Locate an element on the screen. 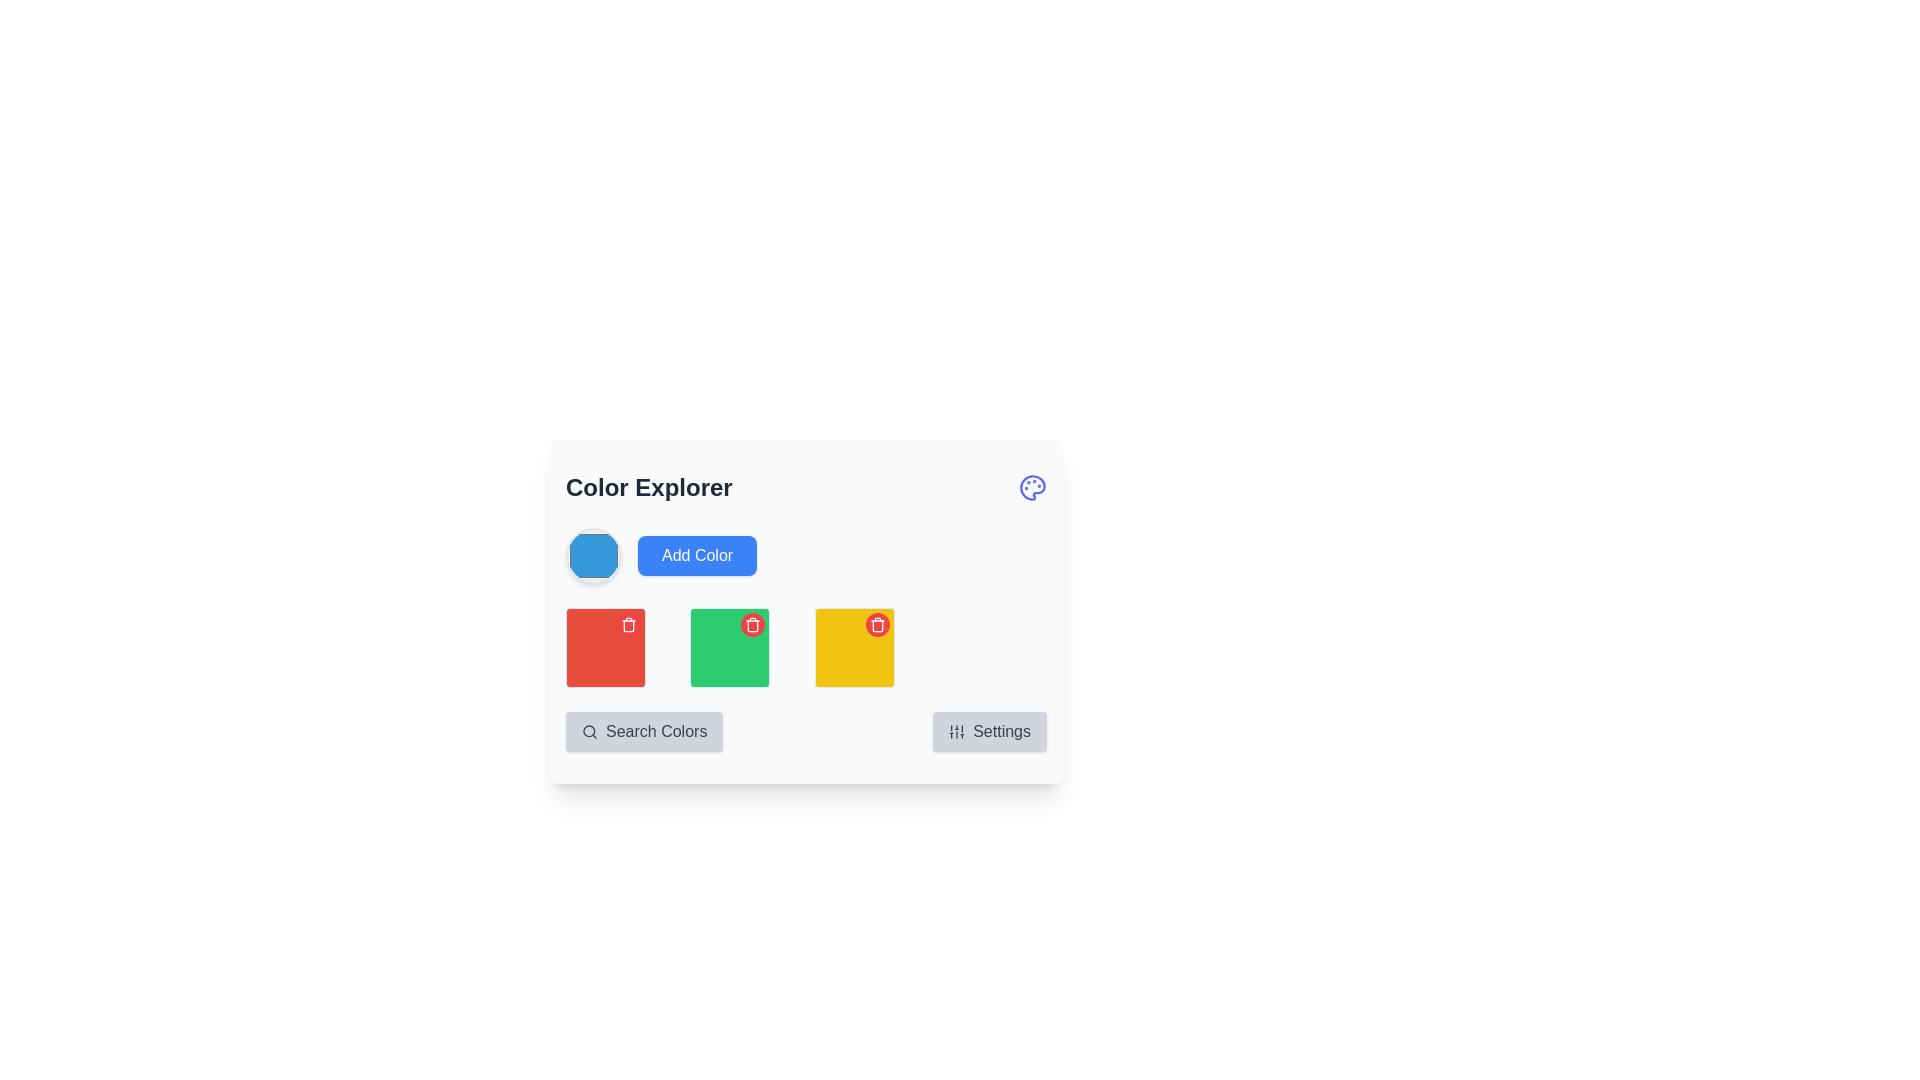 The height and width of the screenshot is (1080, 1920). the icon button located at the top-right corner of the first red card is located at coordinates (627, 623).